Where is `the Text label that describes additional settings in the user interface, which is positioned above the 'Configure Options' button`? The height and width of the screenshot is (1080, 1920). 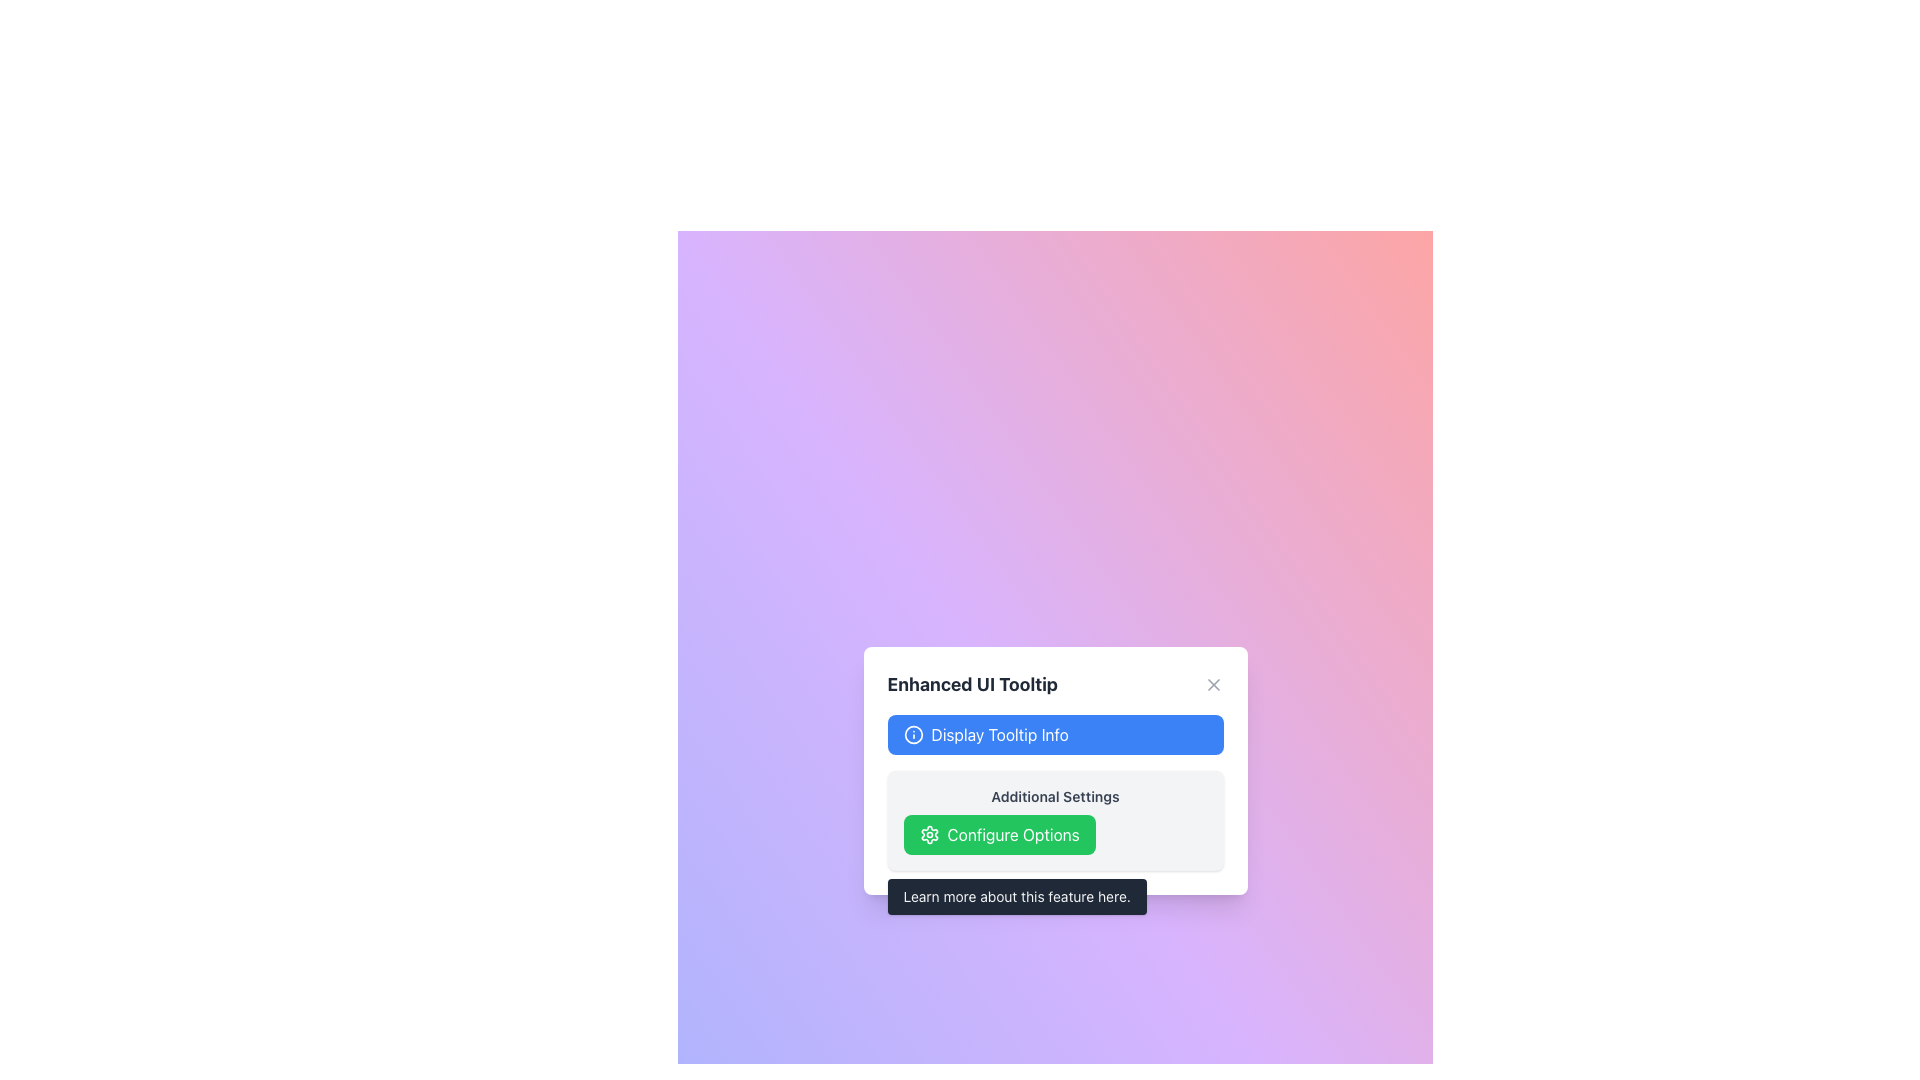
the Text label that describes additional settings in the user interface, which is positioned above the 'Configure Options' button is located at coordinates (1054, 796).